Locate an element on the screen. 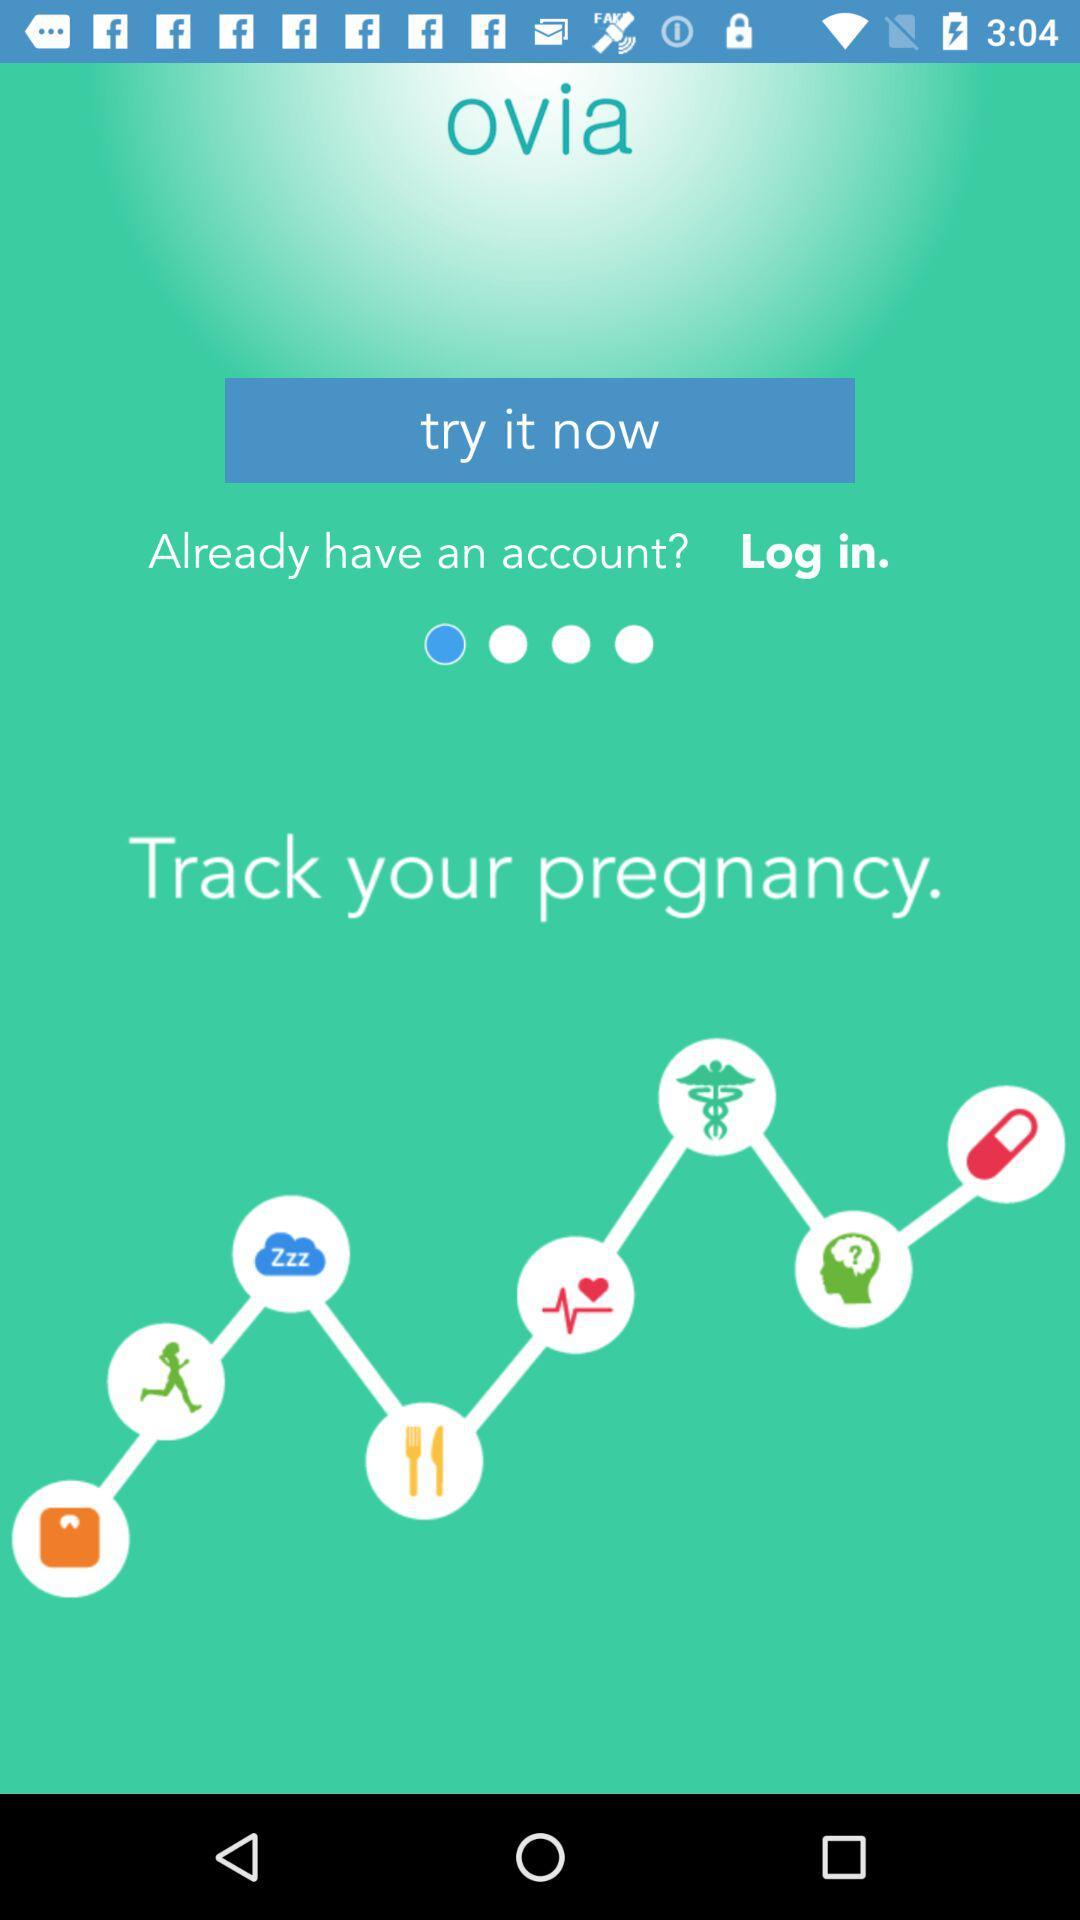 The height and width of the screenshot is (1920, 1080). the item above log in. icon is located at coordinates (540, 429).